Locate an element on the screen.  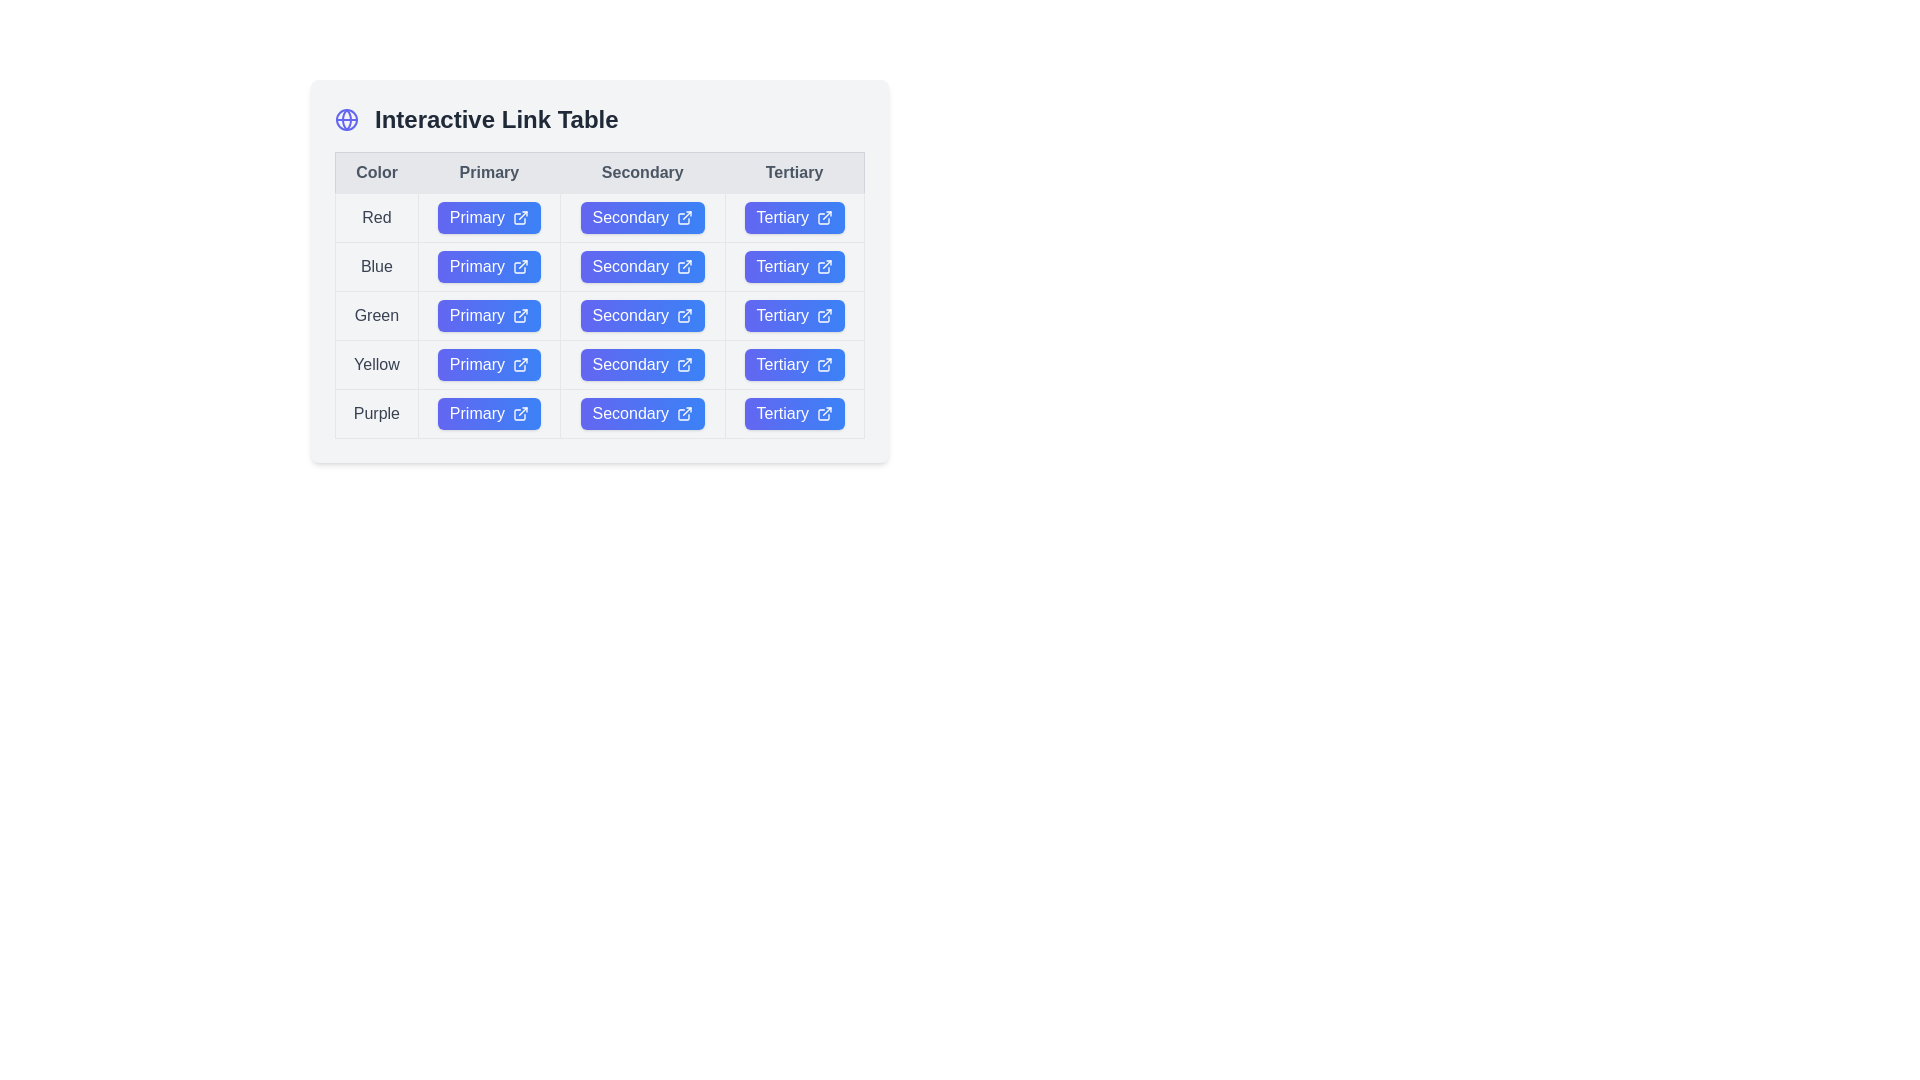
the 'Secondary' button located is located at coordinates (642, 218).